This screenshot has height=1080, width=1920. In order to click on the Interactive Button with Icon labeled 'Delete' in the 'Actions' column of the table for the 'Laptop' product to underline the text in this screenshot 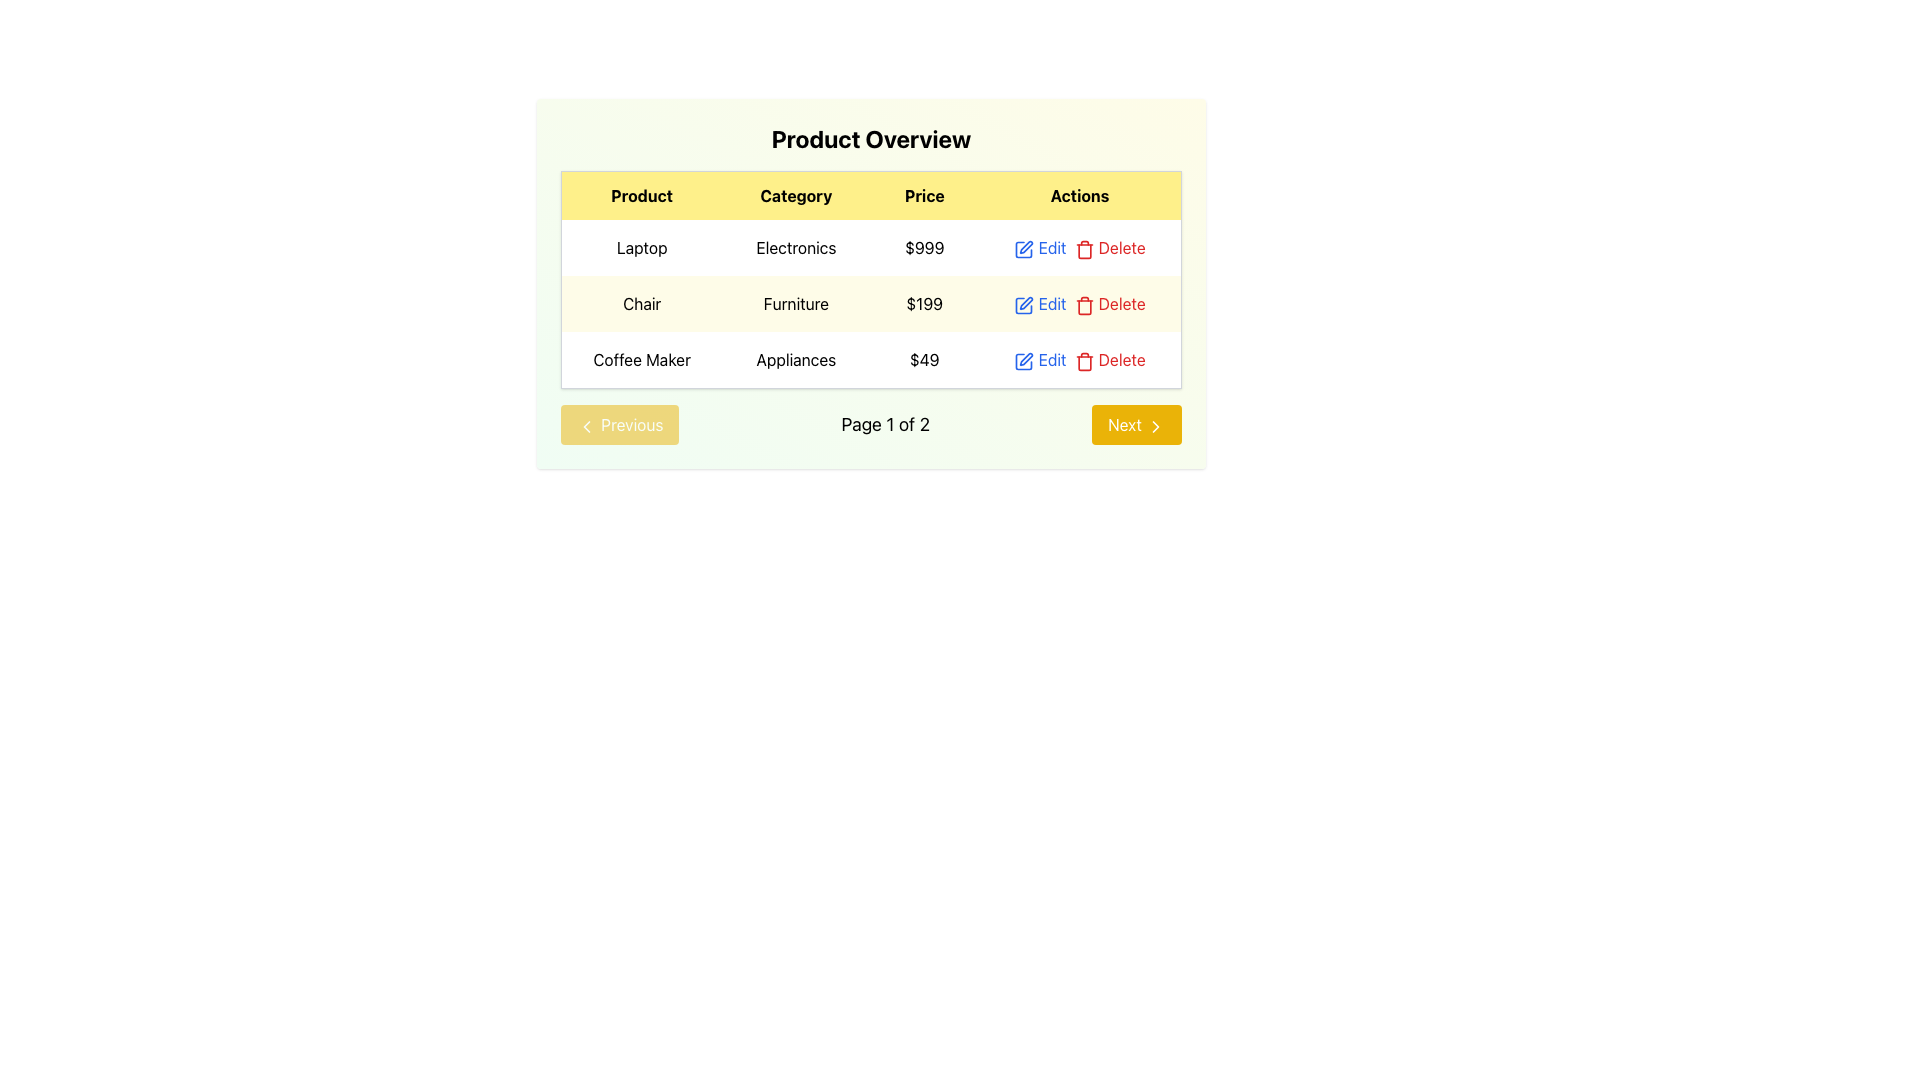, I will do `click(1109, 246)`.